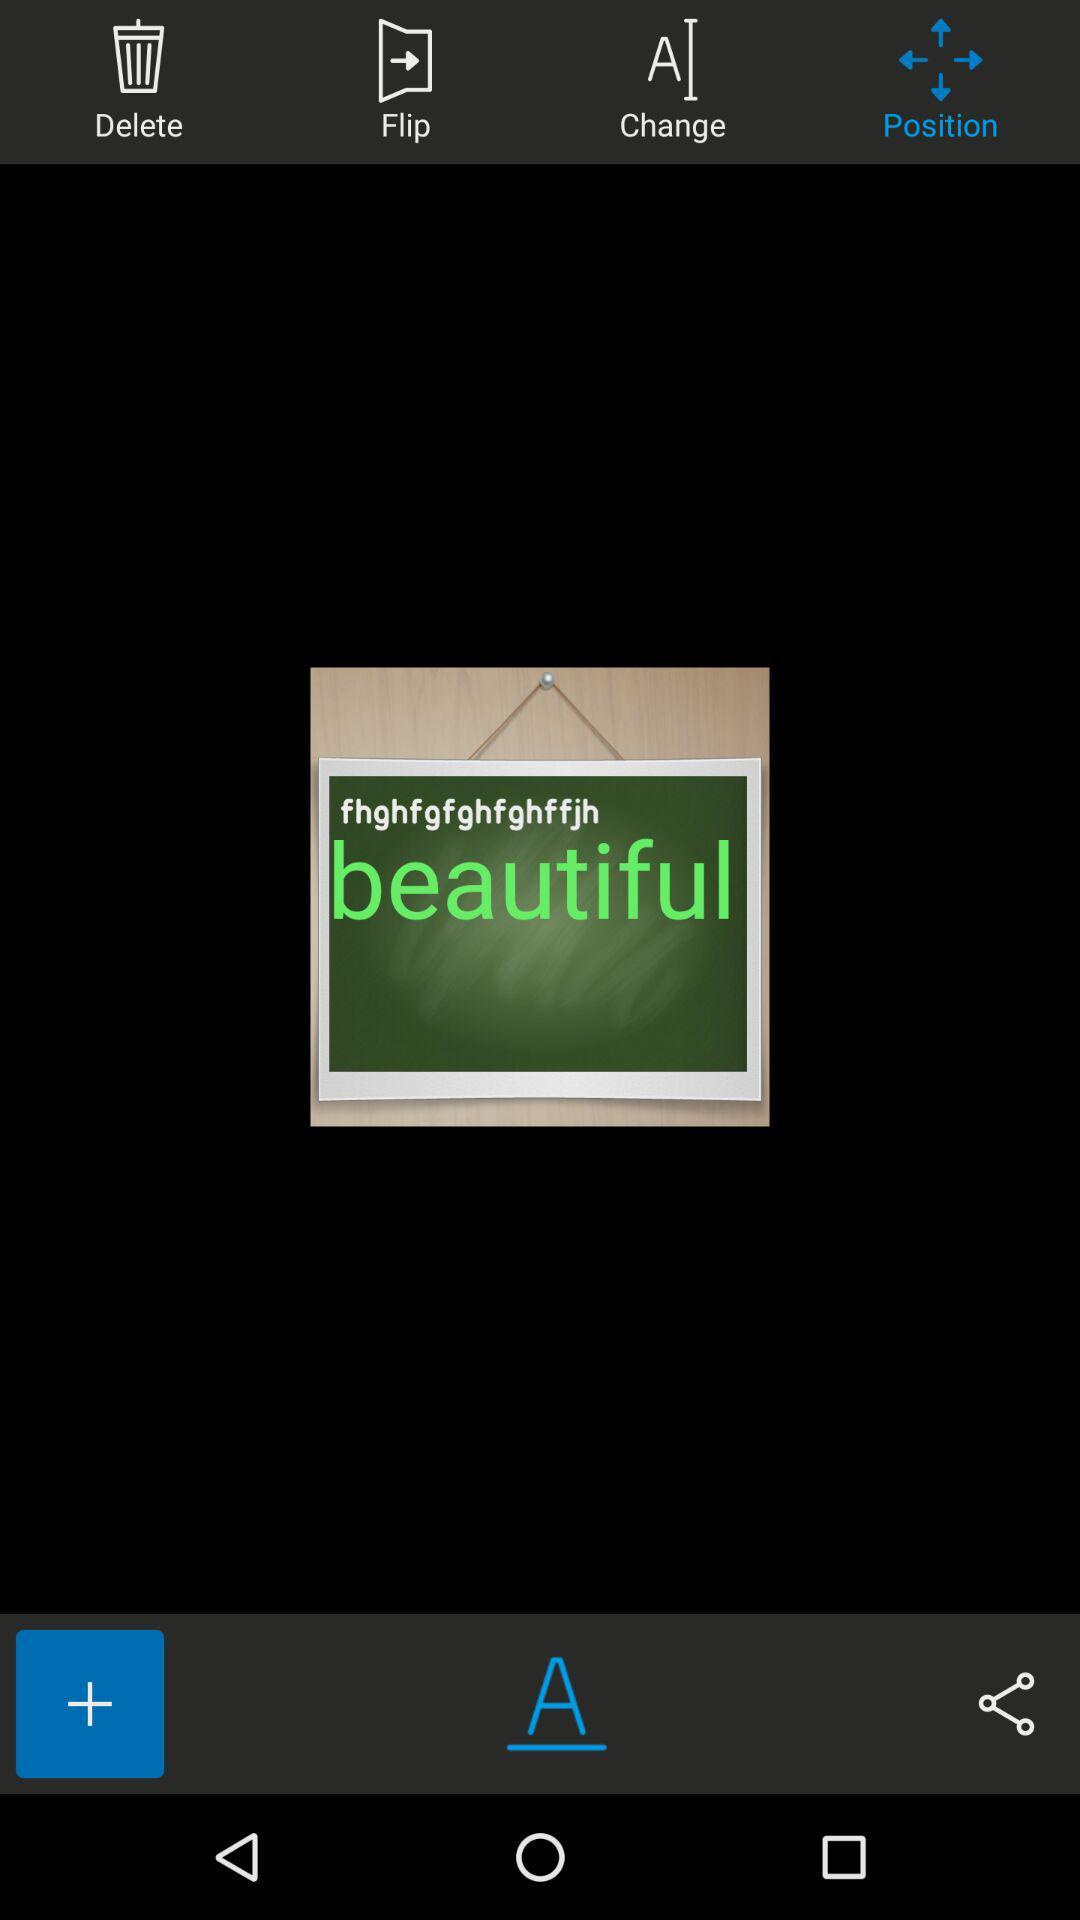 The height and width of the screenshot is (1920, 1080). What do you see at coordinates (88, 1703) in the screenshot?
I see `the add icon` at bounding box center [88, 1703].